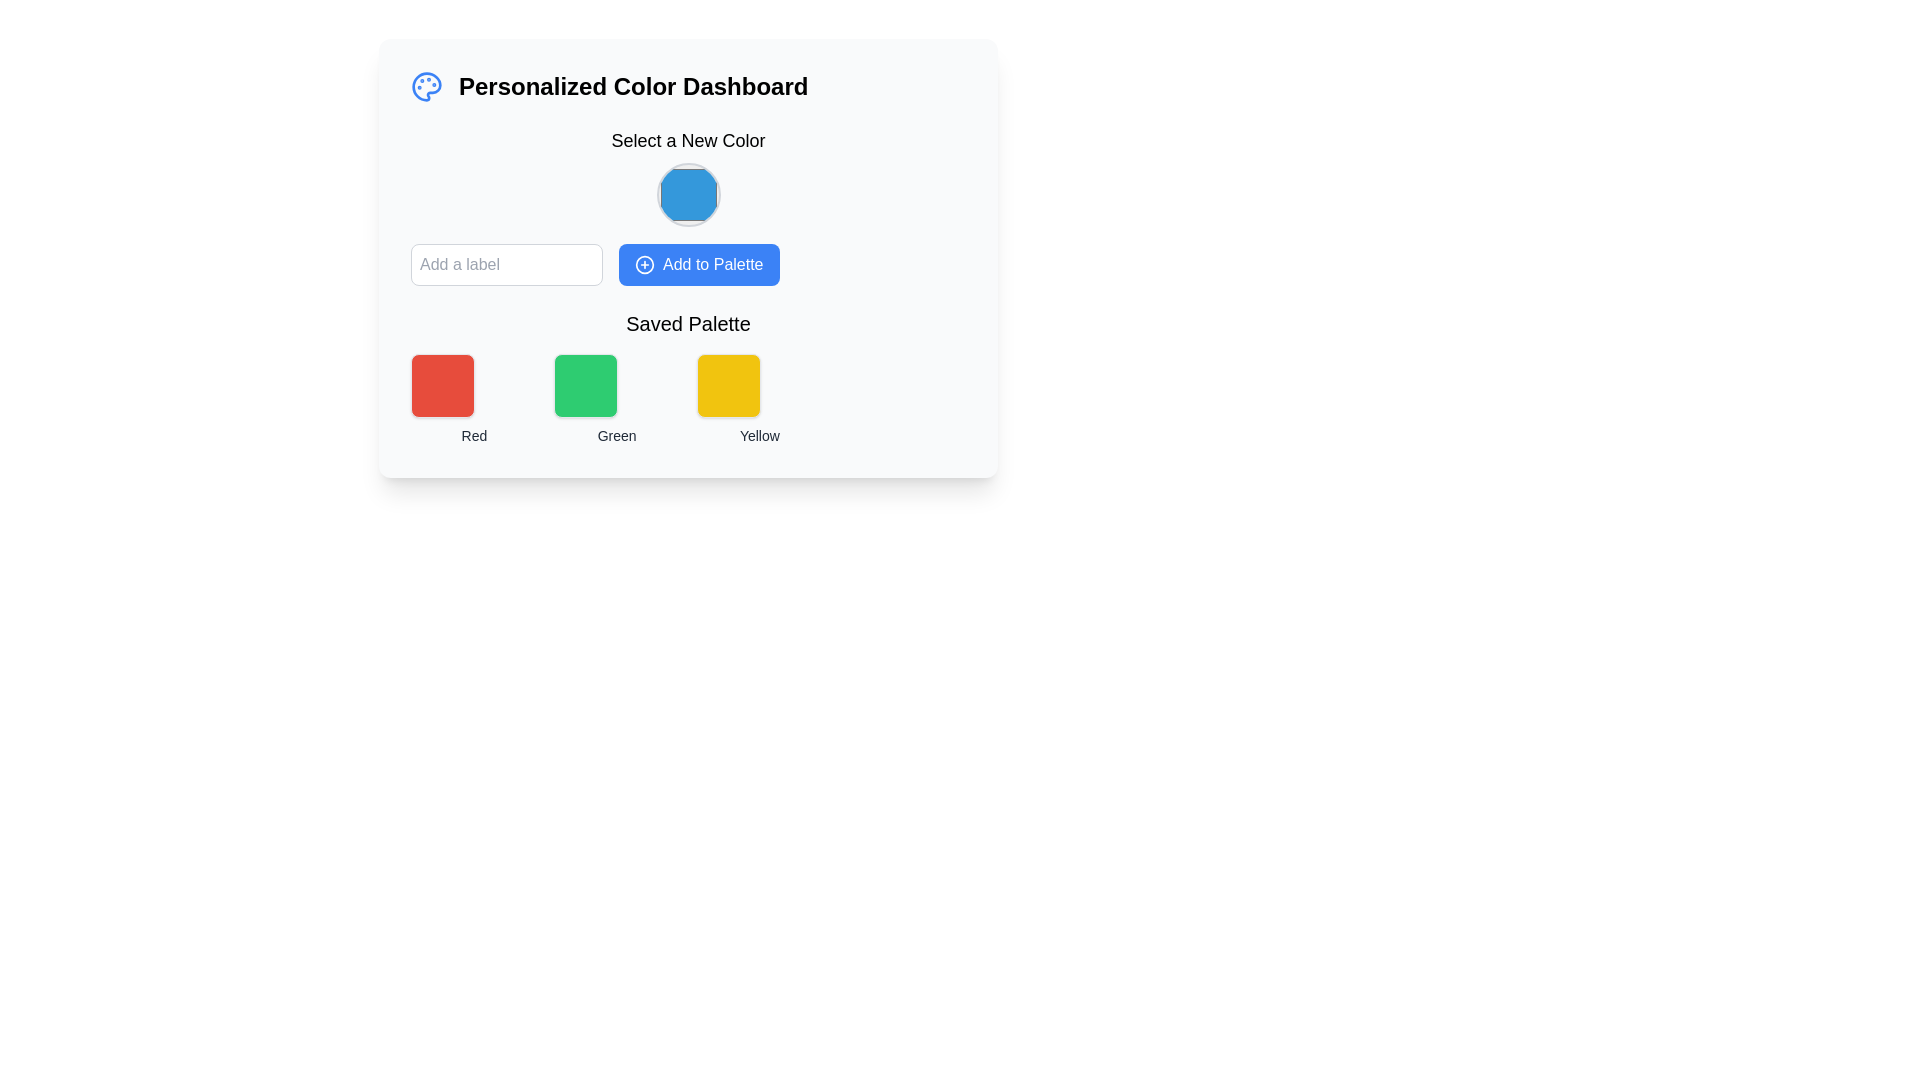 Image resolution: width=1920 pixels, height=1080 pixels. Describe the element at coordinates (616, 400) in the screenshot. I see `the green color selection box` at that location.